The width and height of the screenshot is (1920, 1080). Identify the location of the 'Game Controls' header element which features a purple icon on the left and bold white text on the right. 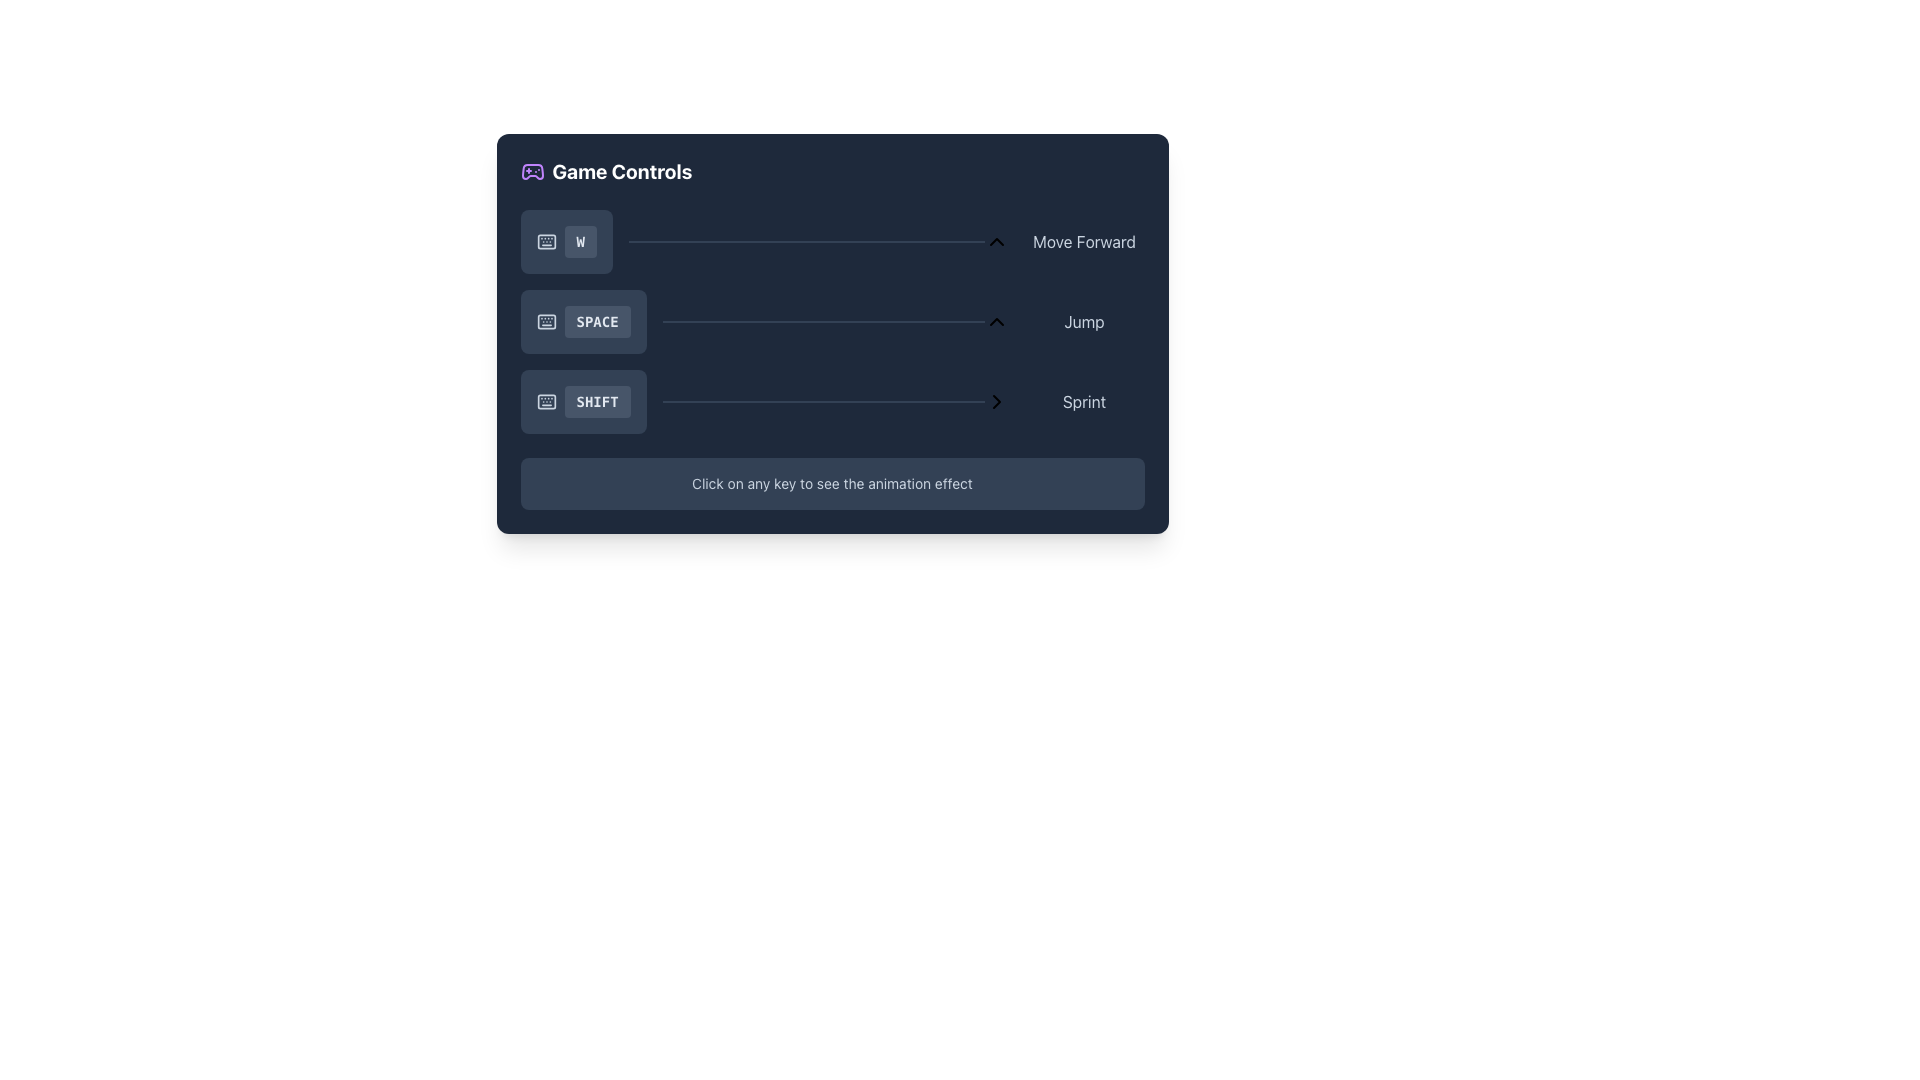
(832, 171).